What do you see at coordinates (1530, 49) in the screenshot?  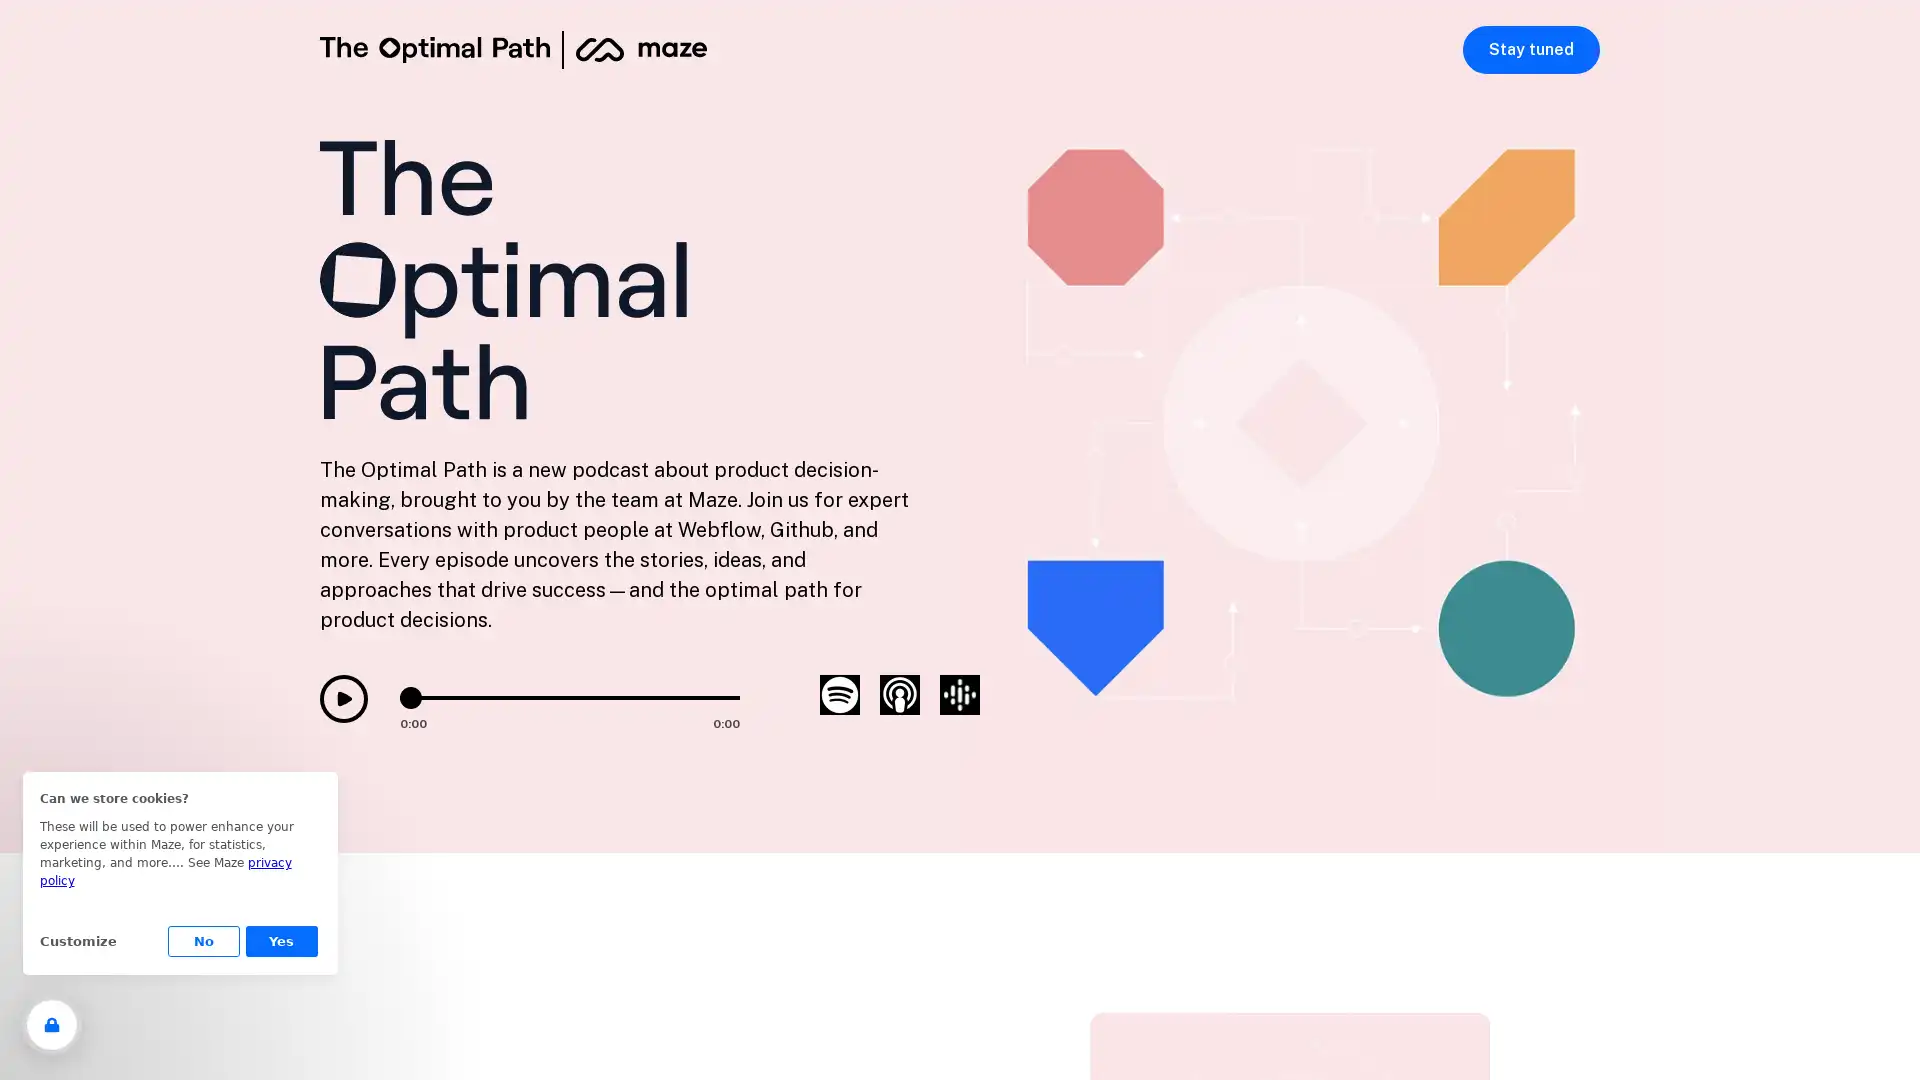 I see `Stay tuned` at bounding box center [1530, 49].